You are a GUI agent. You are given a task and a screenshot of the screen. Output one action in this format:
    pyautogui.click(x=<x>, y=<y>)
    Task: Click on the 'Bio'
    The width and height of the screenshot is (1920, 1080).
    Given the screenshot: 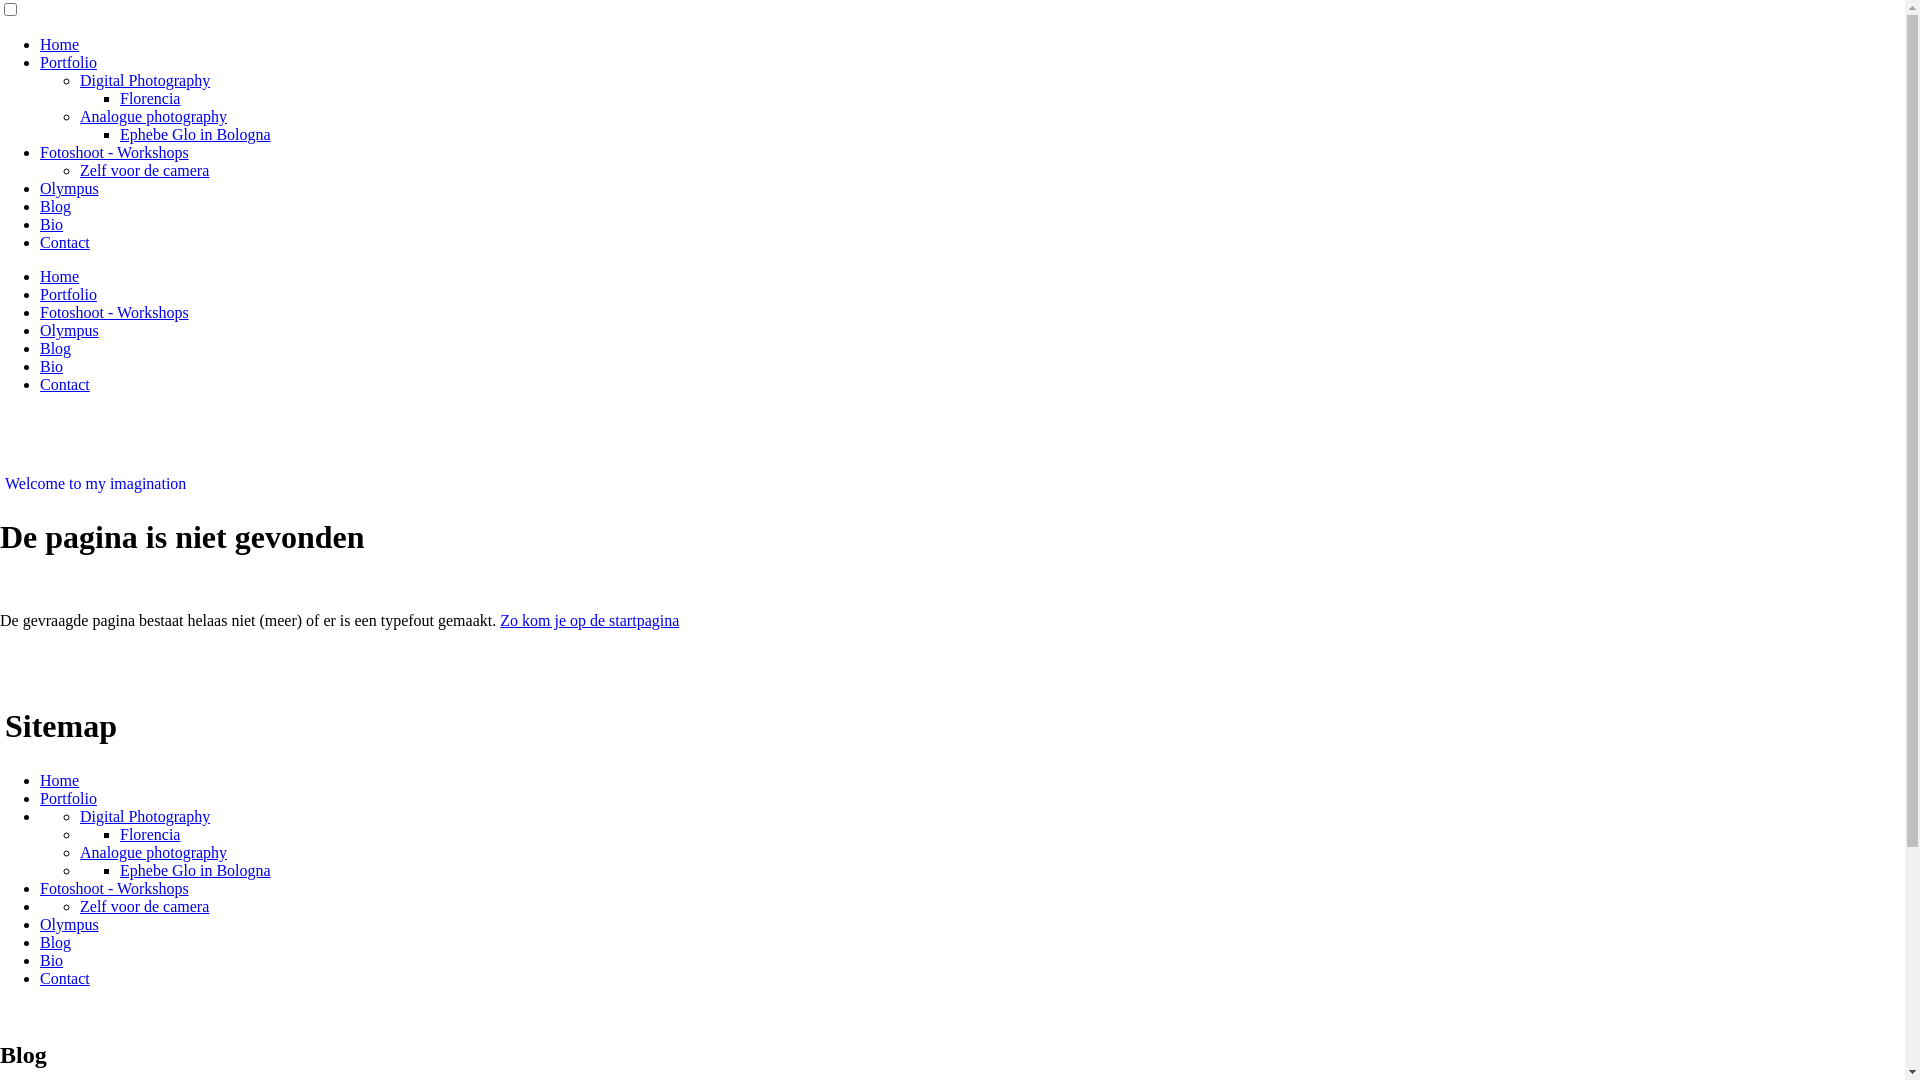 What is the action you would take?
    pyautogui.click(x=39, y=959)
    